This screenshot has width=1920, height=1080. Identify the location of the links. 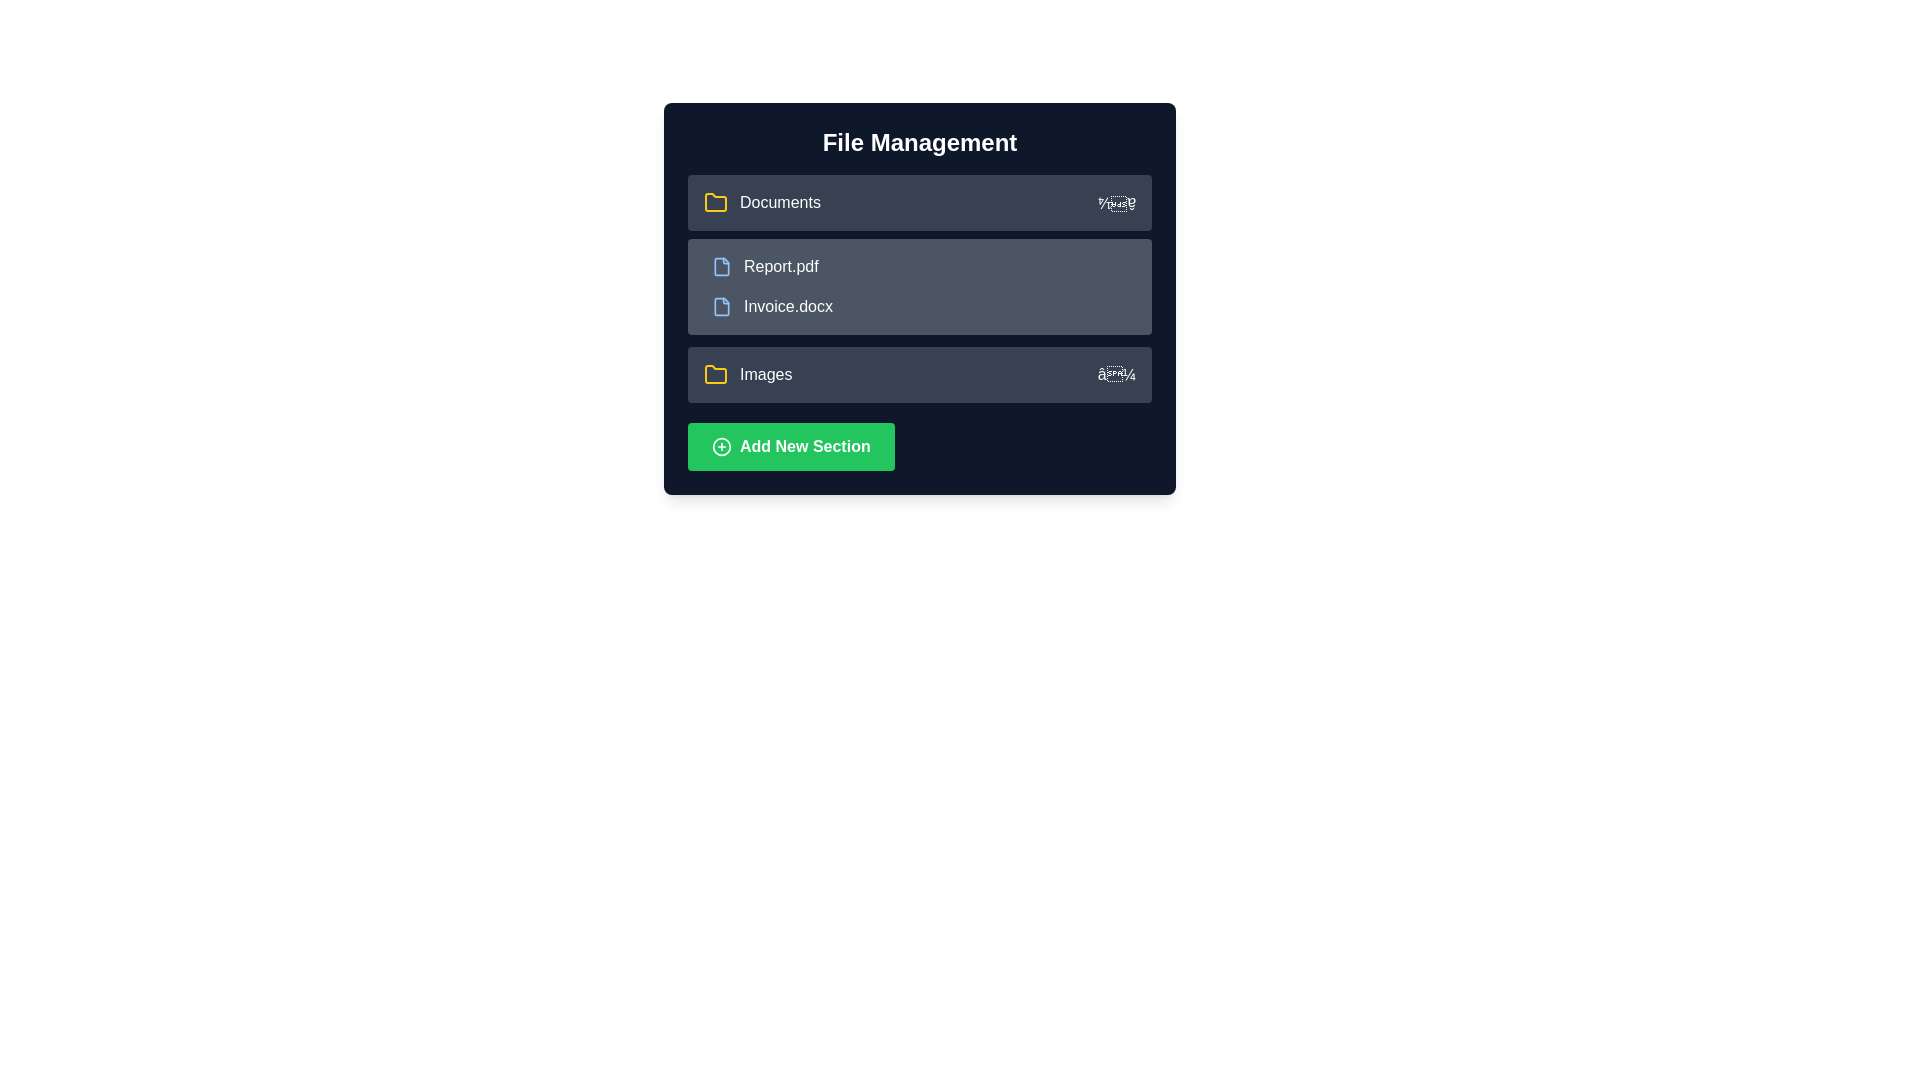
(919, 253).